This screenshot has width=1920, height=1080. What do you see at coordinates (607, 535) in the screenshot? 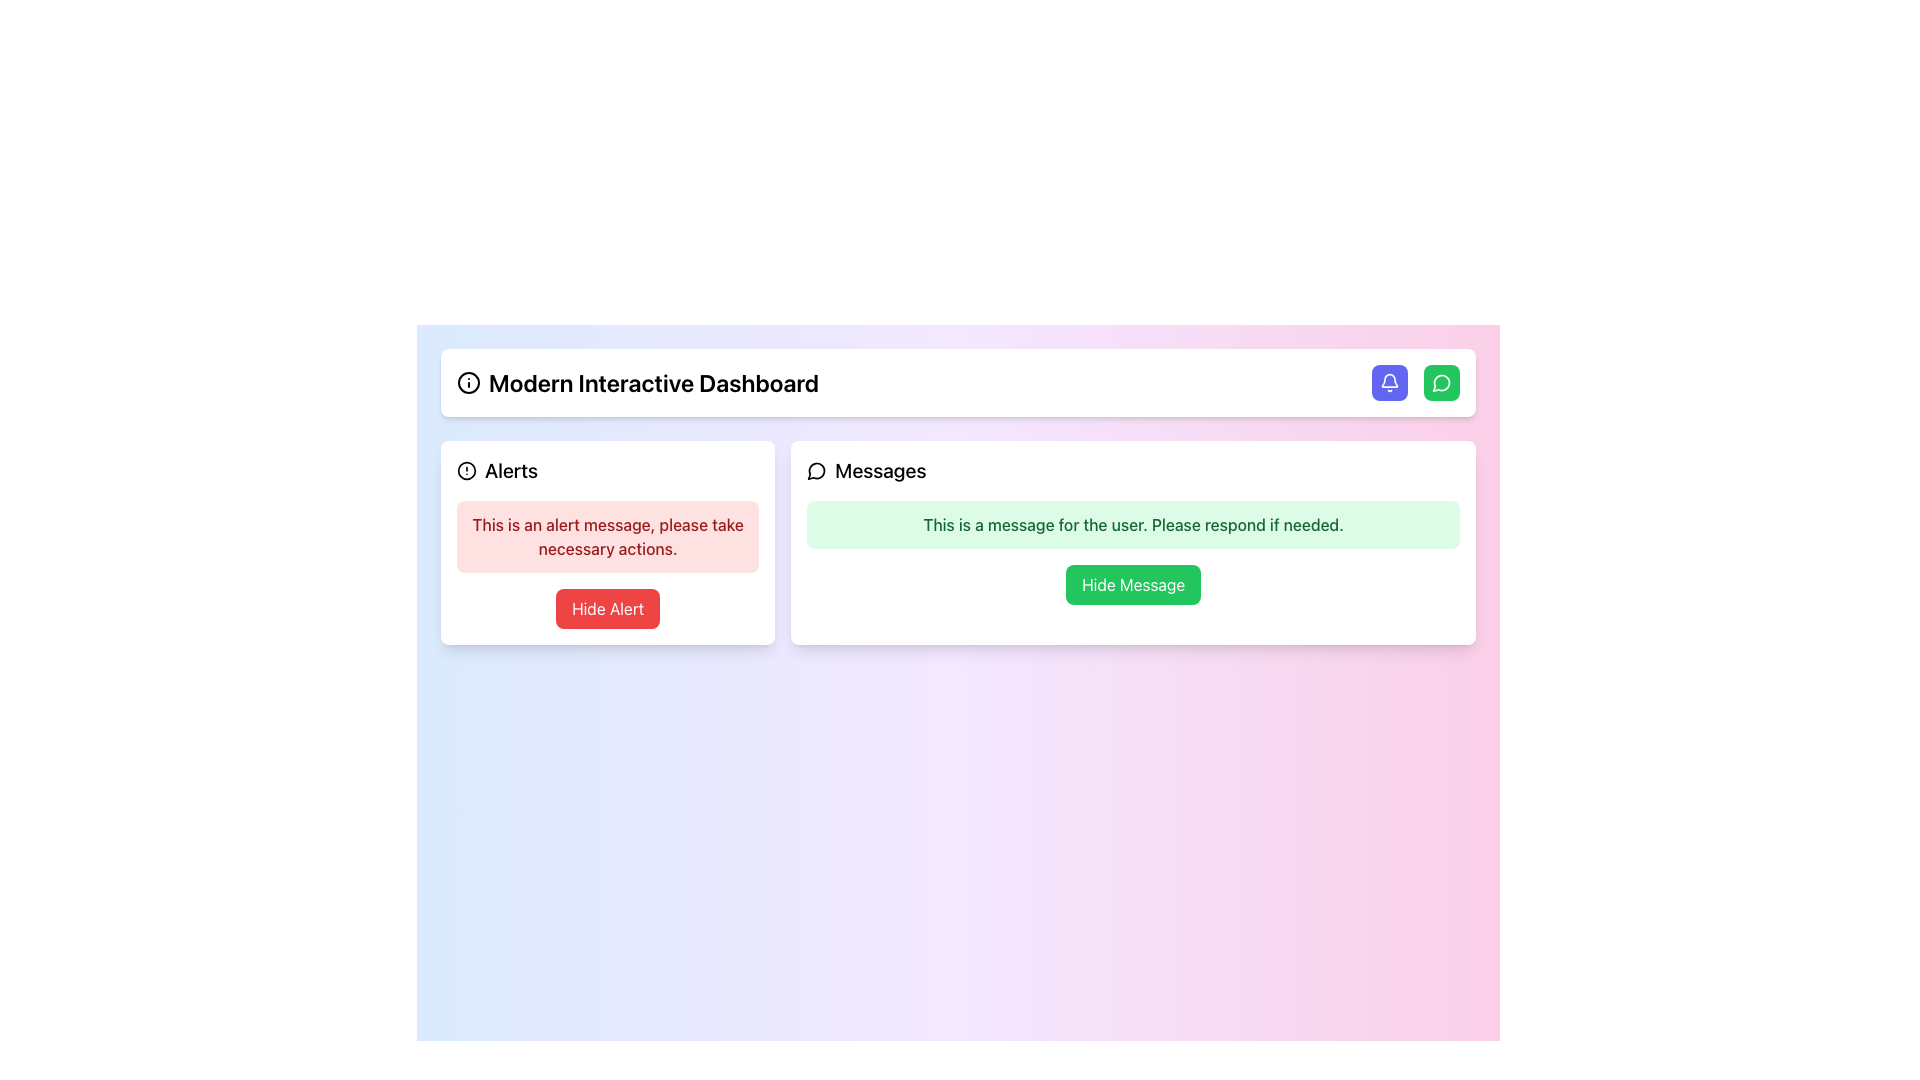
I see `warning message from the Alert Box, which has a light red background and red text stating 'This is an alert message, please take necessary actions.'` at bounding box center [607, 535].